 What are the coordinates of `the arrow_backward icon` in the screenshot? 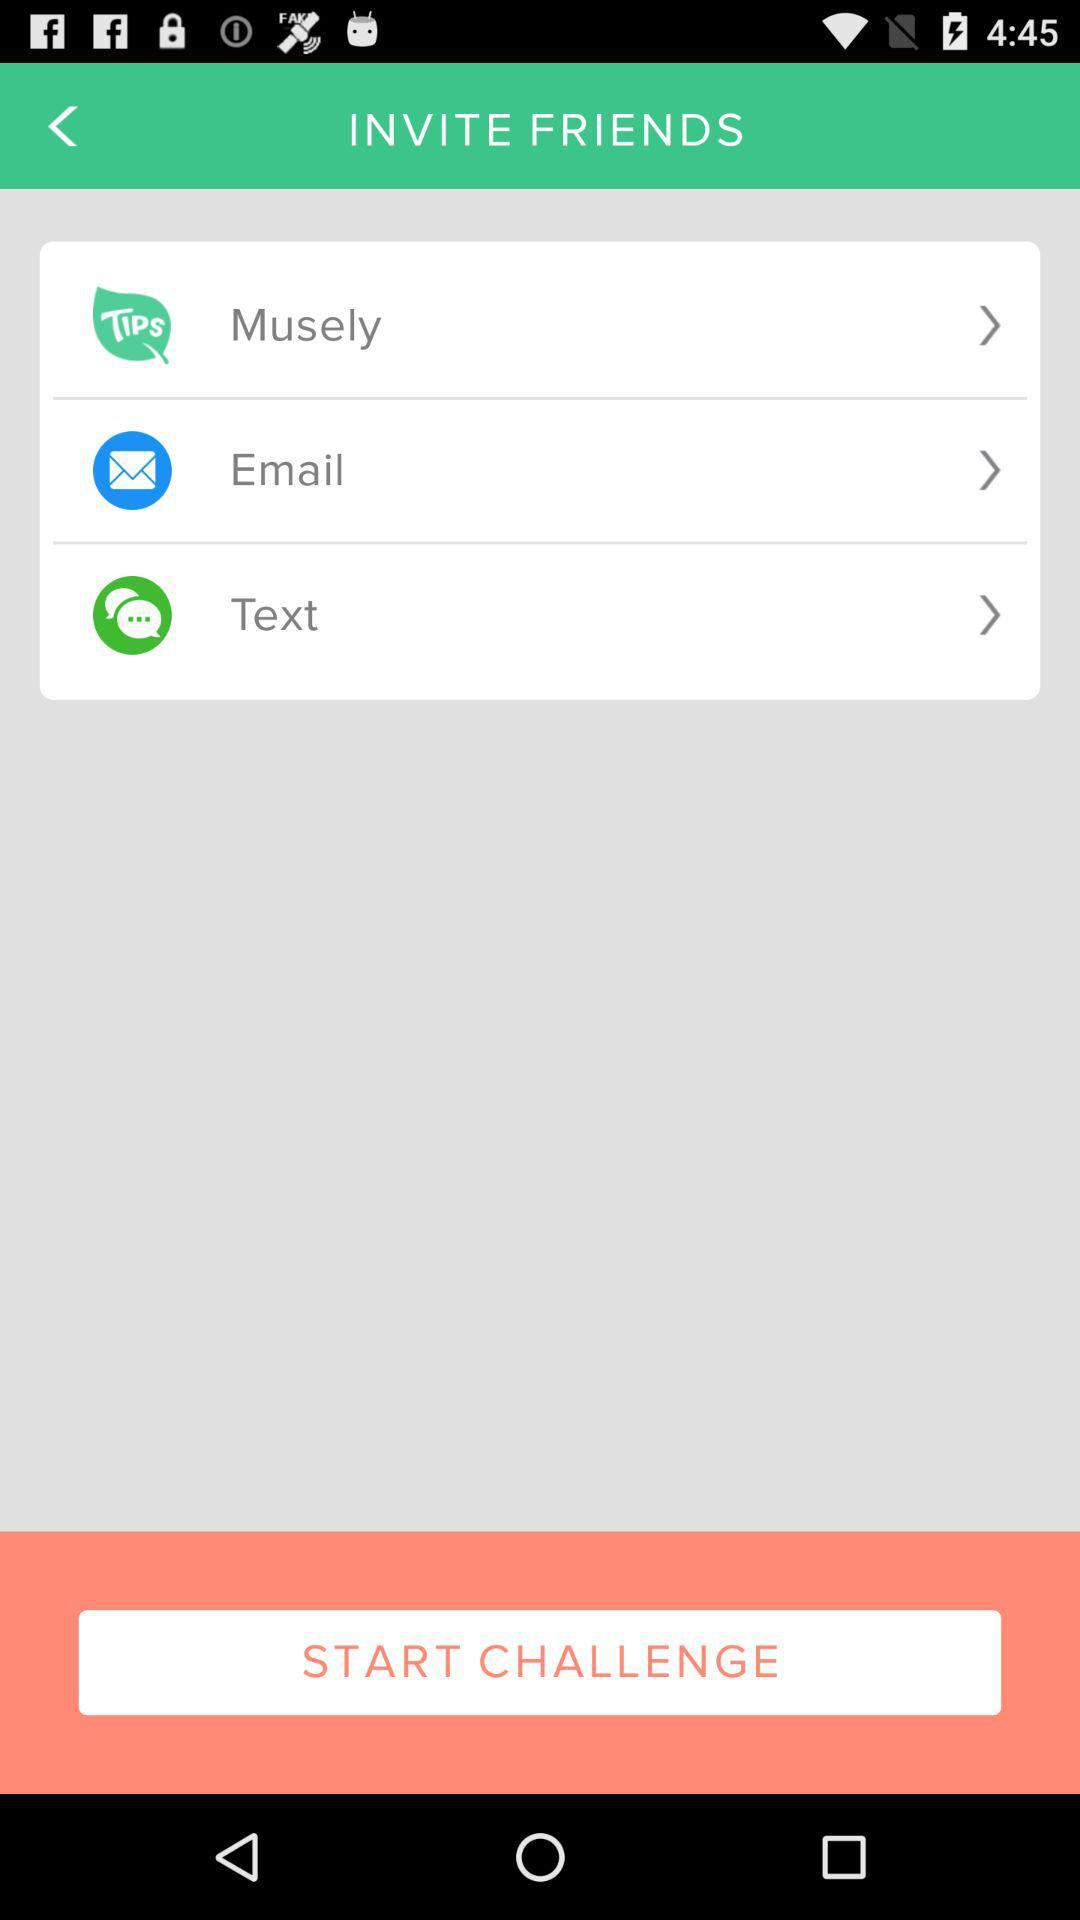 It's located at (61, 133).